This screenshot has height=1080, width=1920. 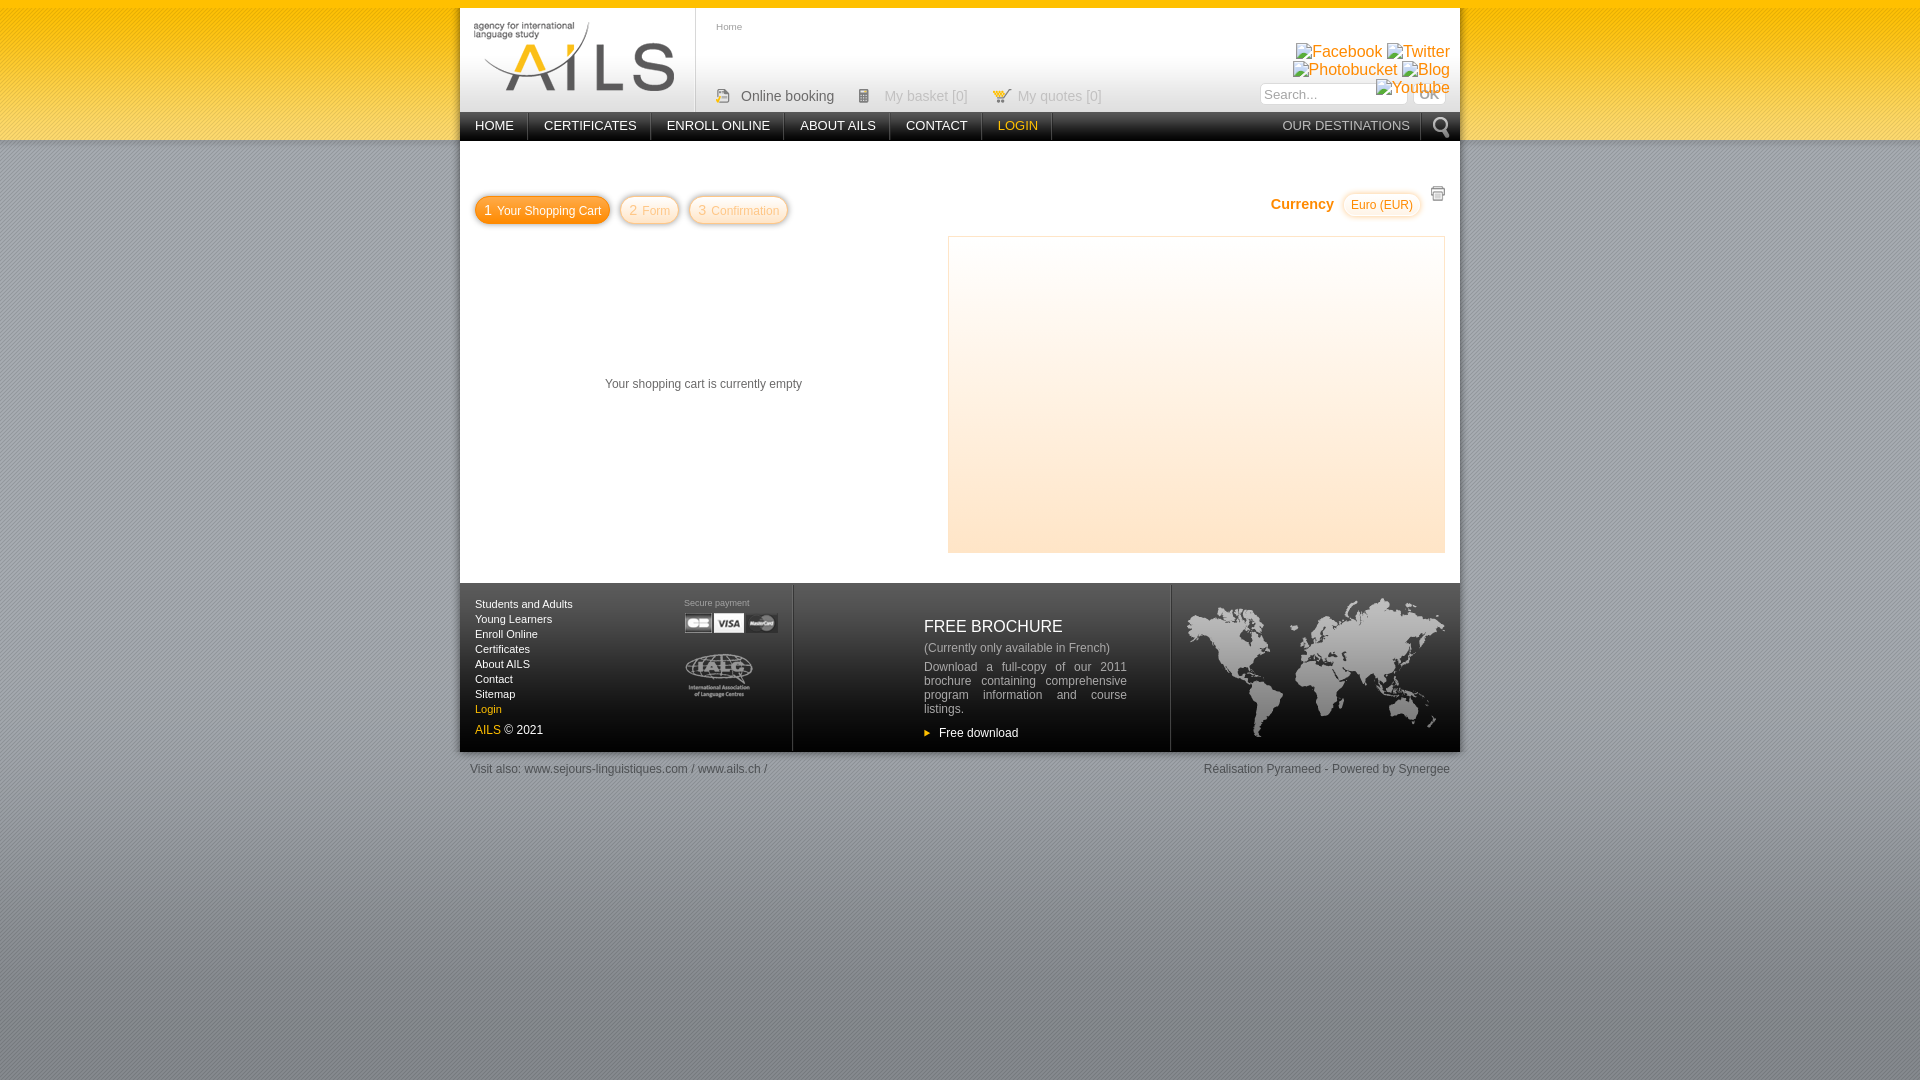 I want to click on 'ENROLL ONLINE', so click(x=719, y=126).